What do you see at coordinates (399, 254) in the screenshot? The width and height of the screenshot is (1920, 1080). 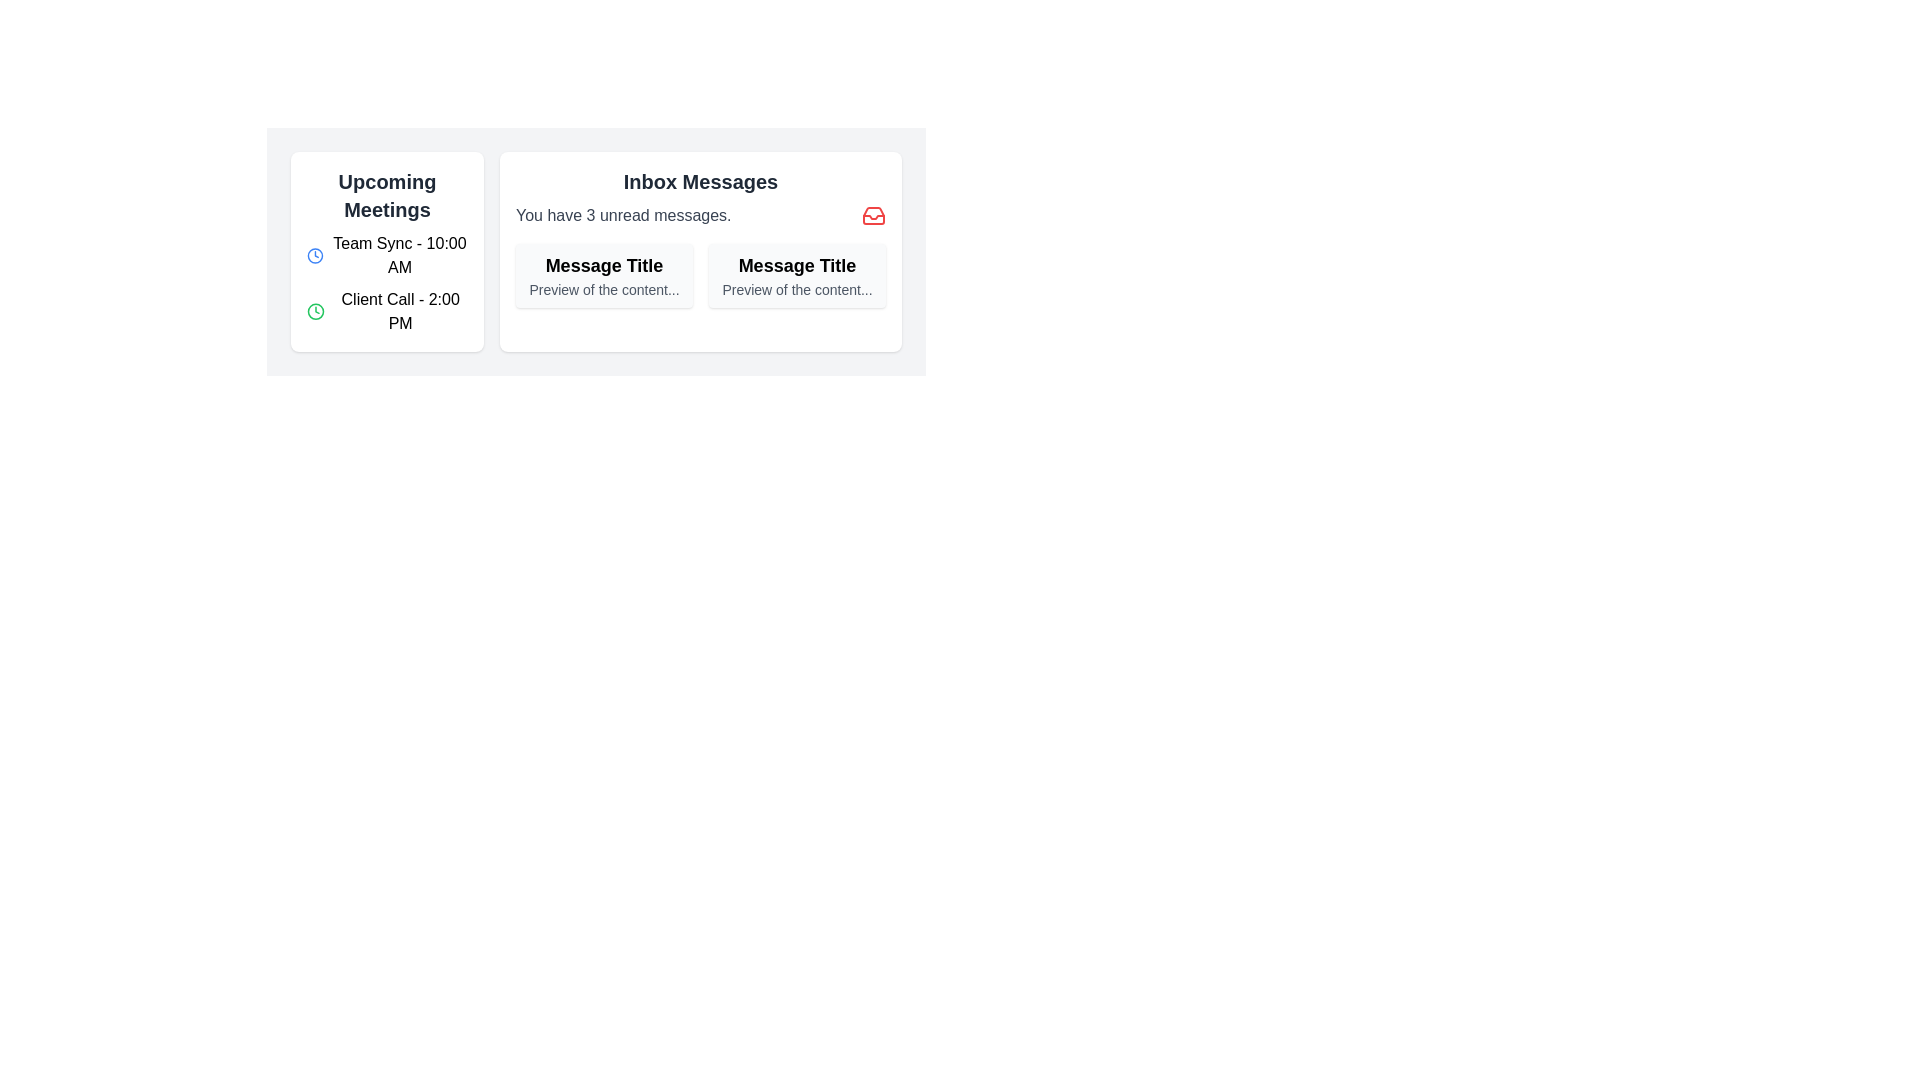 I see `the first meeting item in the 'Upcoming Meetings' section, which indicates a scheduled meeting with its title and time` at bounding box center [399, 254].